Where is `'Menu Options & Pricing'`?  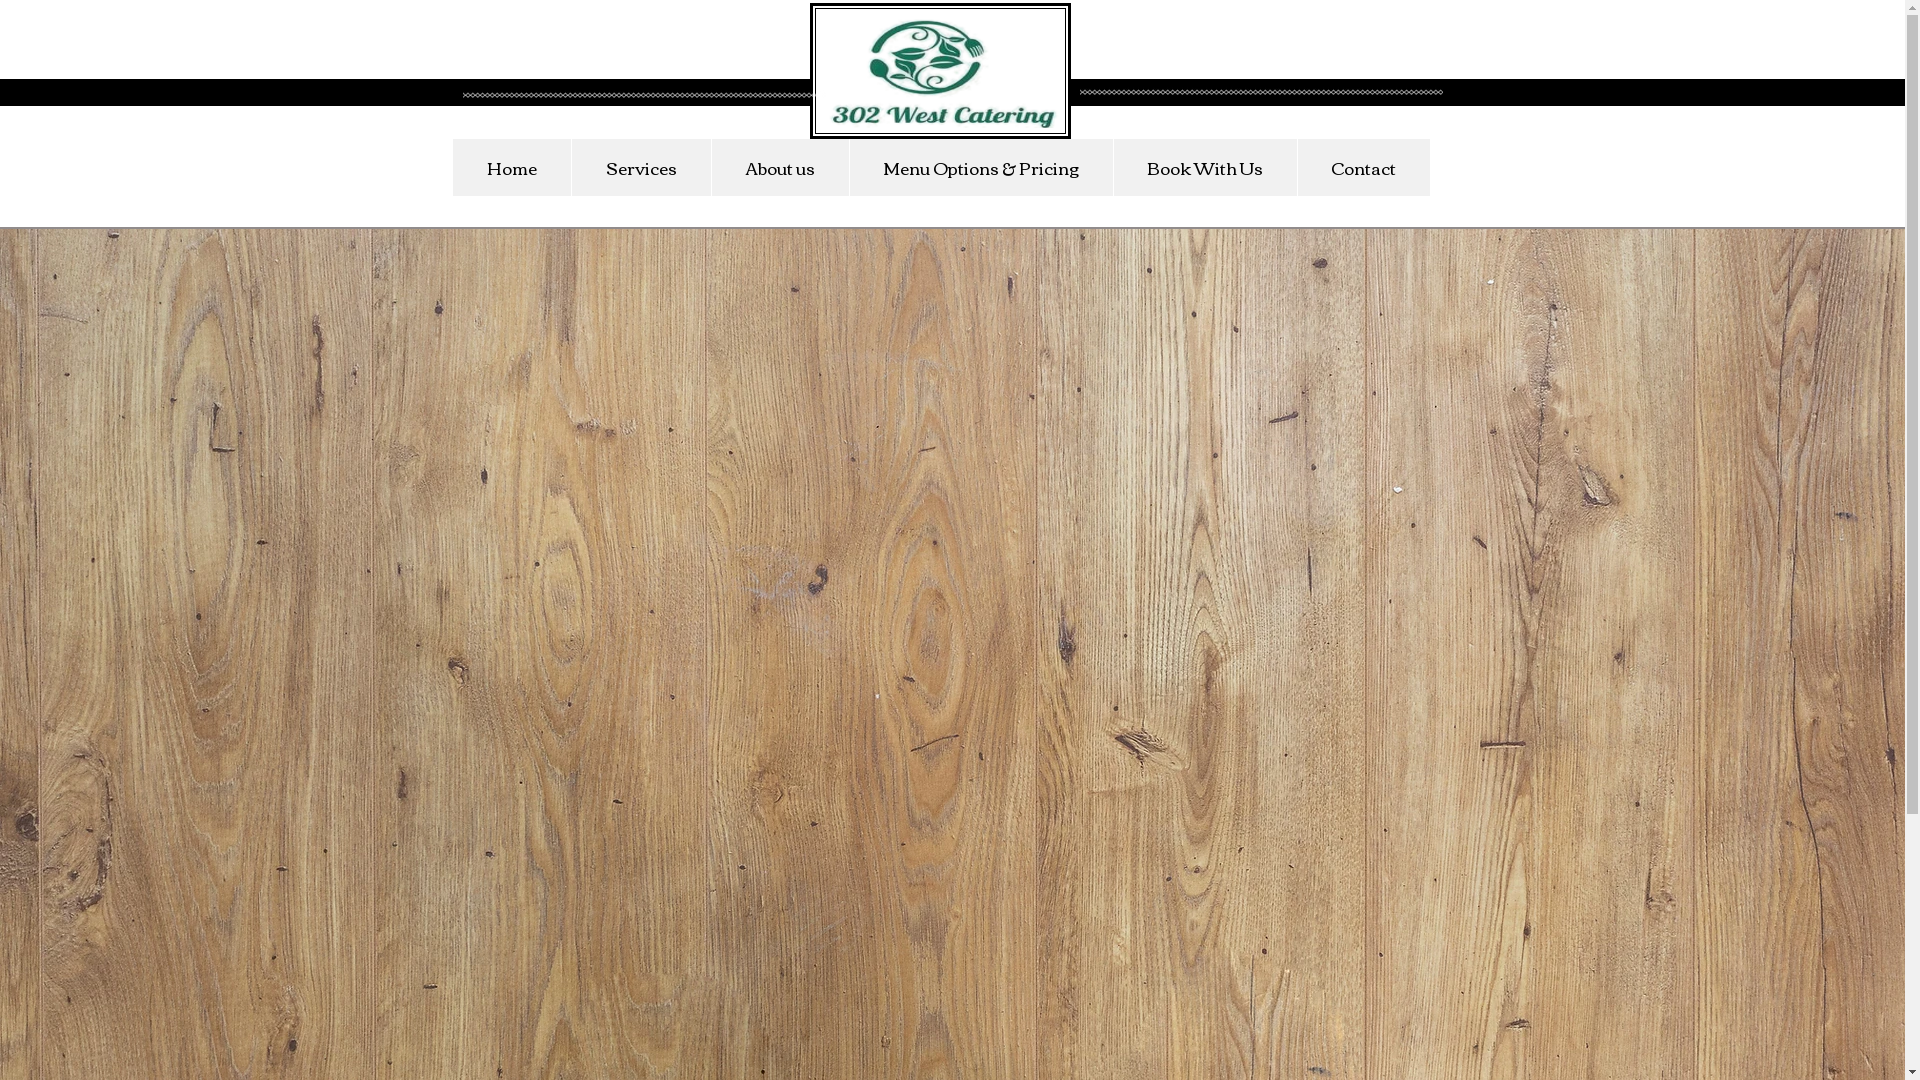
'Menu Options & Pricing' is located at coordinates (848, 166).